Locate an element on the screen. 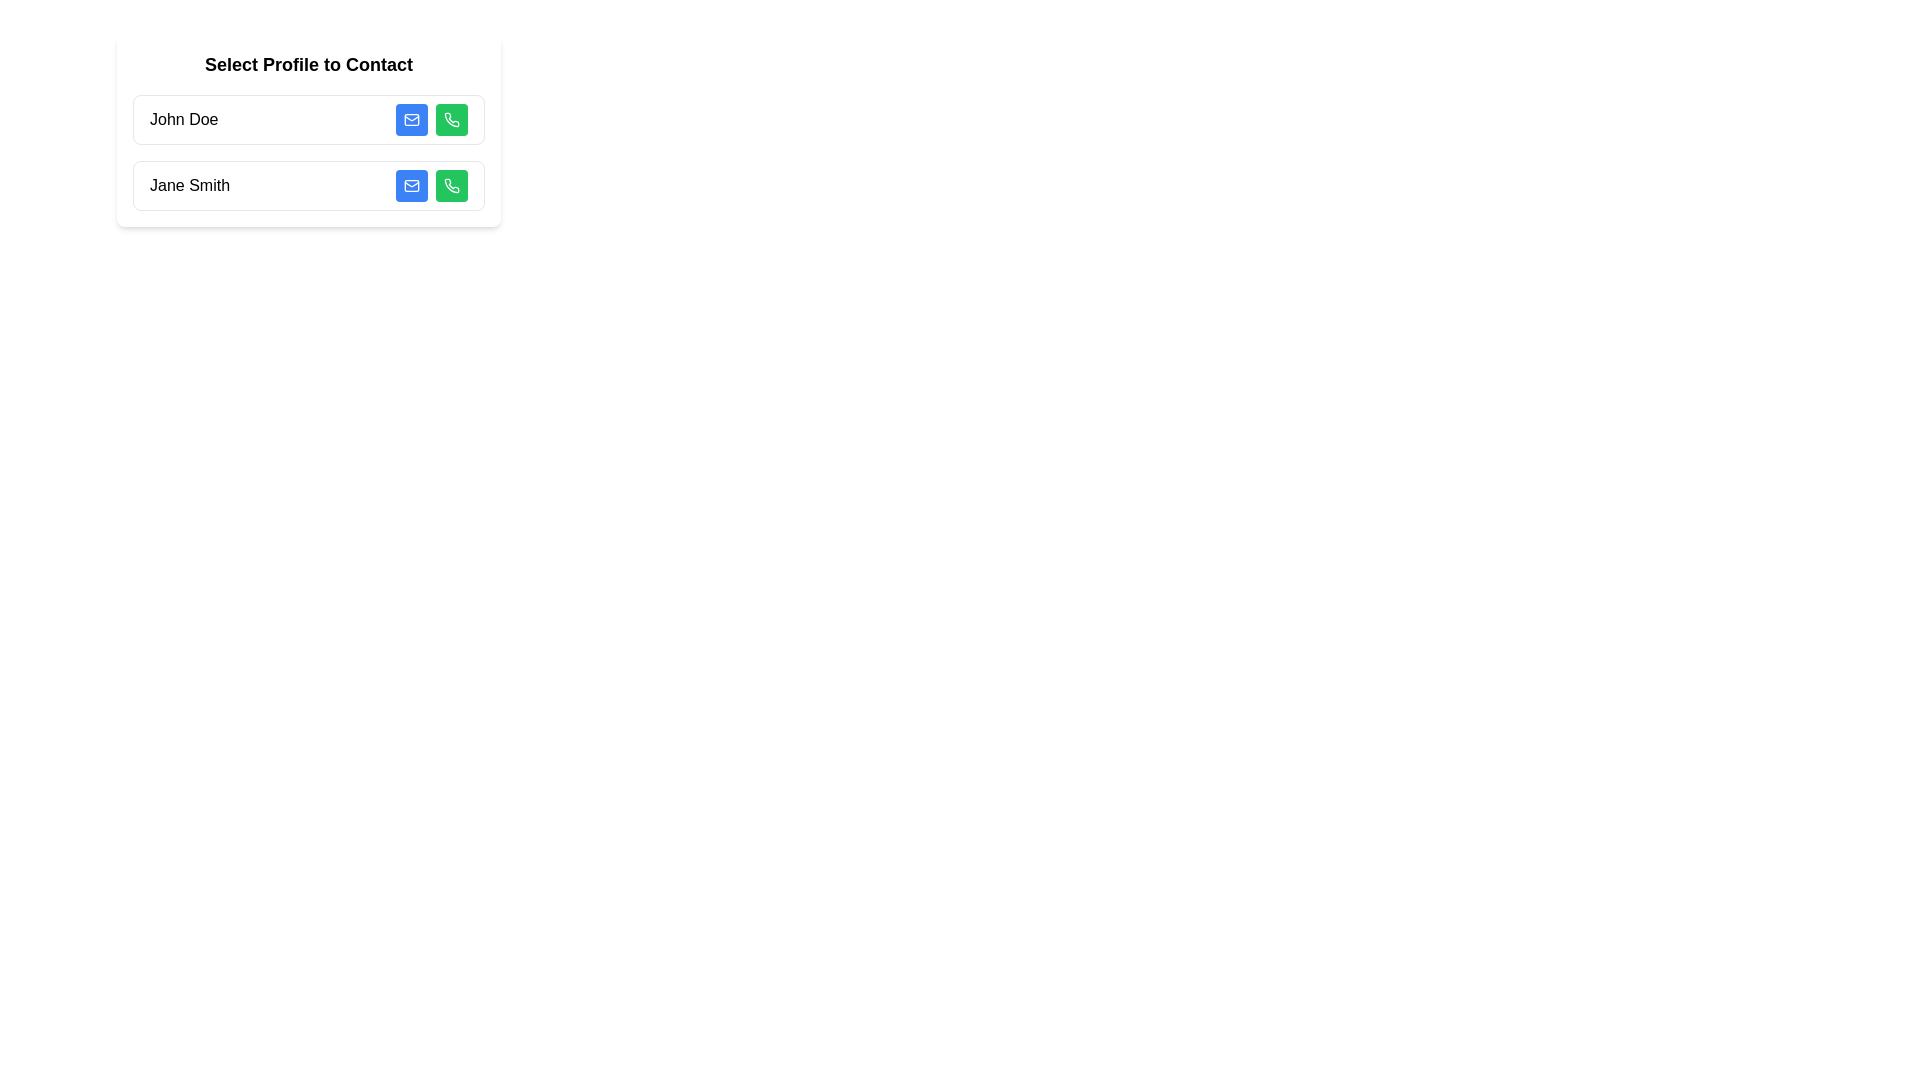 This screenshot has width=1920, height=1080. the phone call icon located in the rightmost green button of the 'Jane Smith' row in the 'Select Profile to Contact' interface is located at coordinates (450, 119).